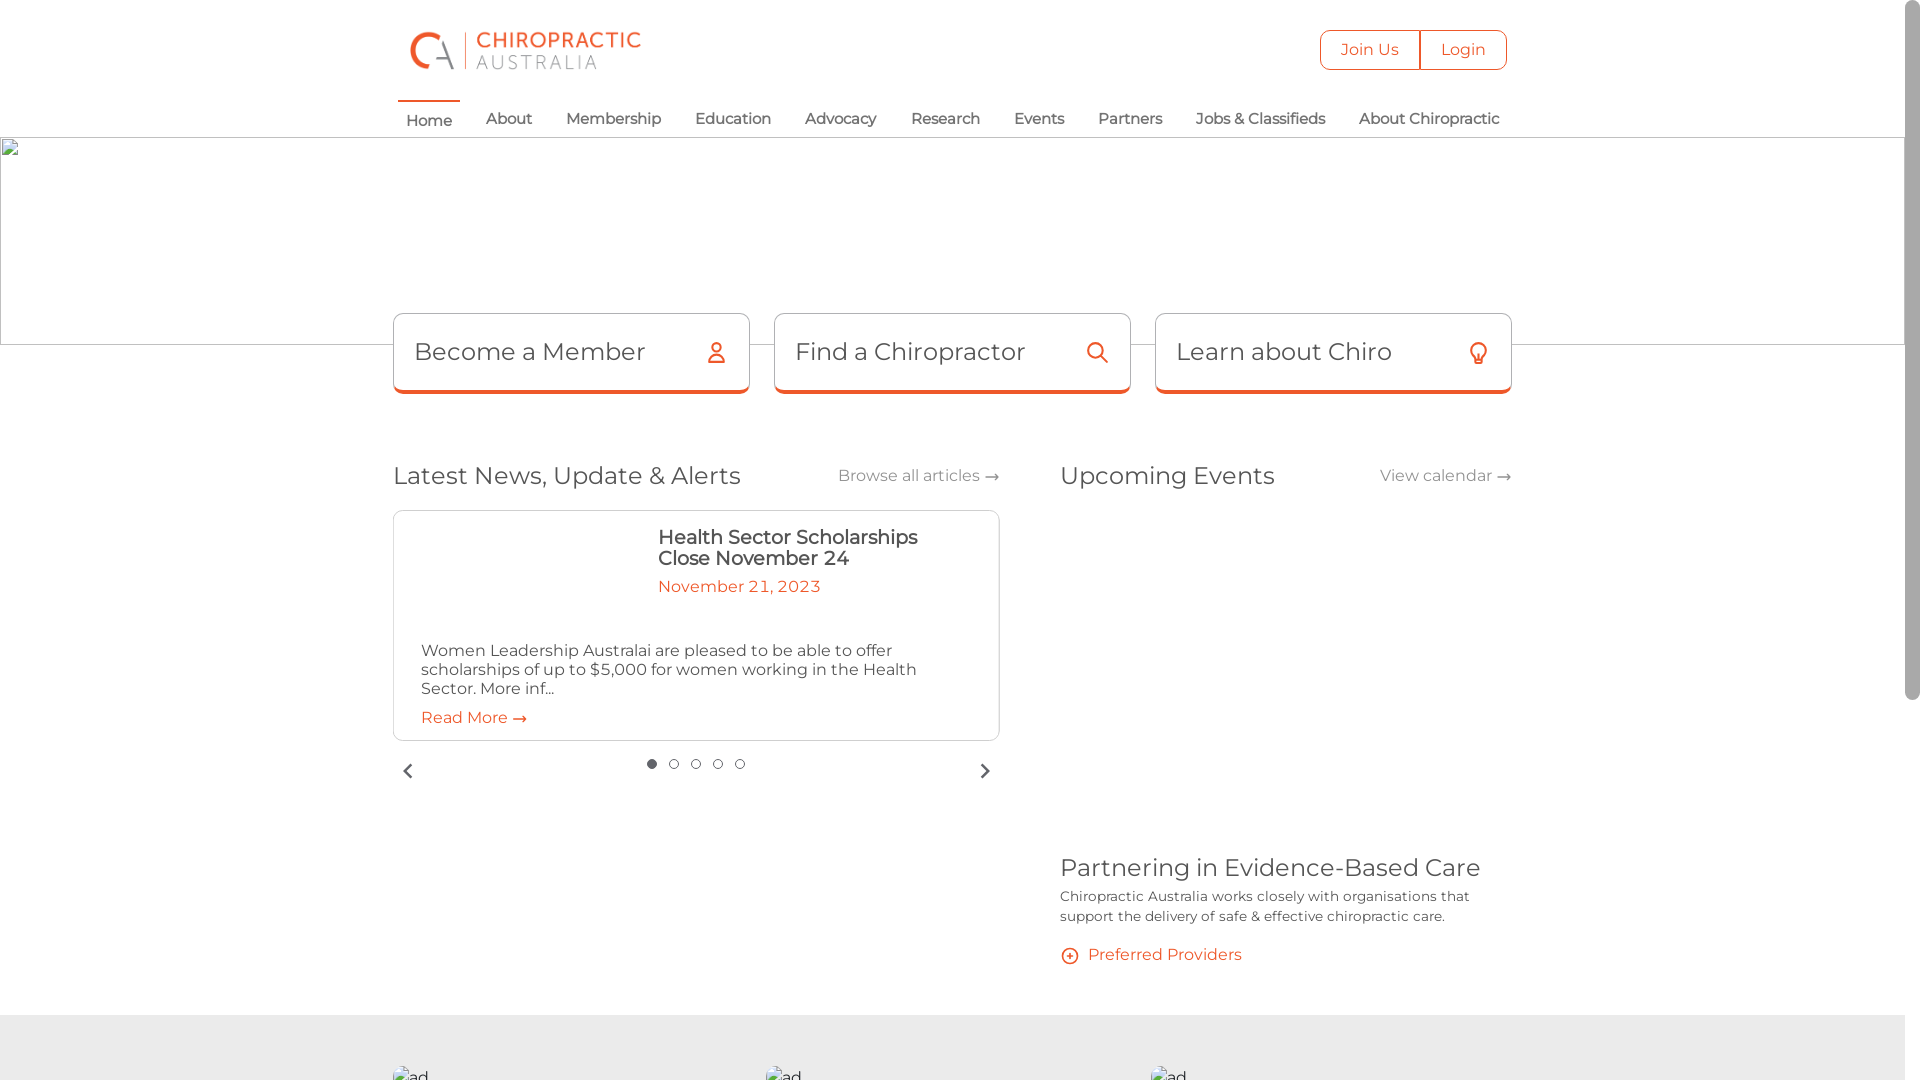  What do you see at coordinates (1259, 119) in the screenshot?
I see `'Jobs & Classifieds'` at bounding box center [1259, 119].